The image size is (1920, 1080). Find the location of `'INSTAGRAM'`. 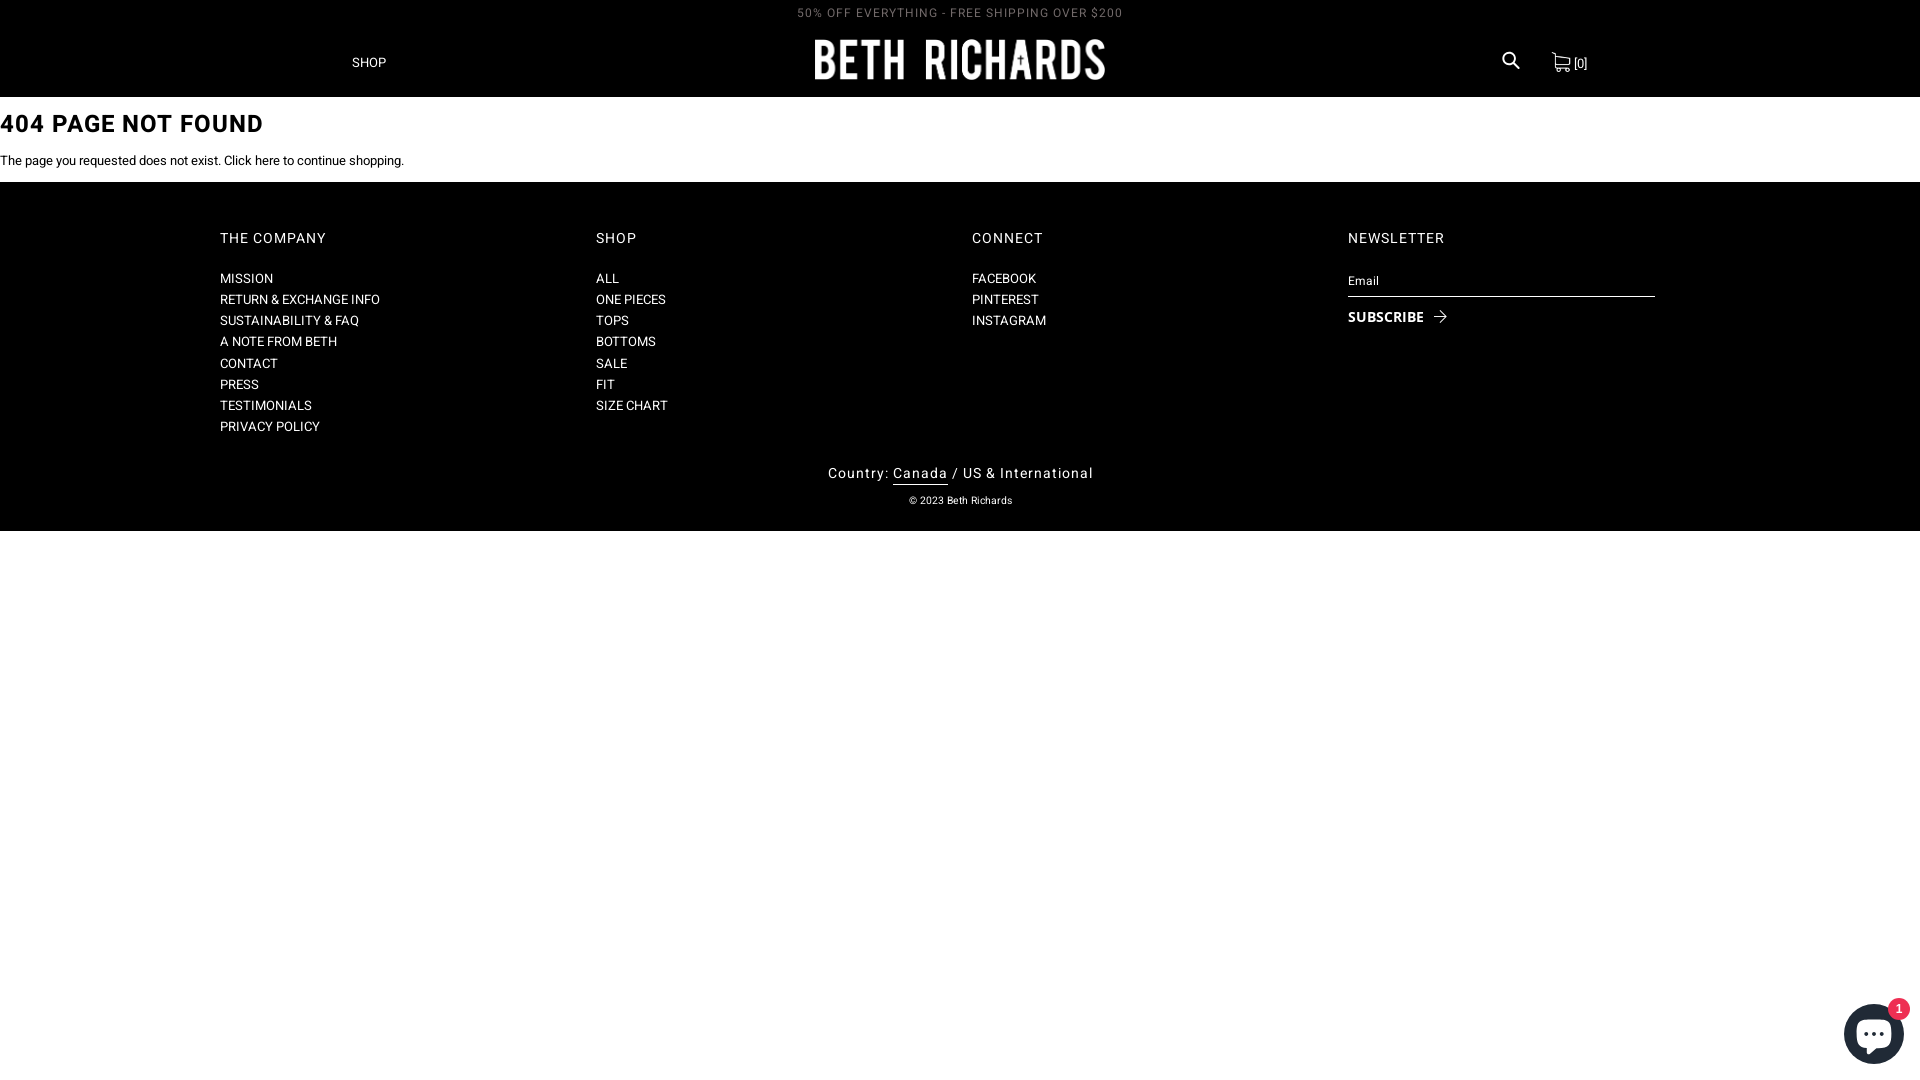

'INSTAGRAM' is located at coordinates (1008, 319).